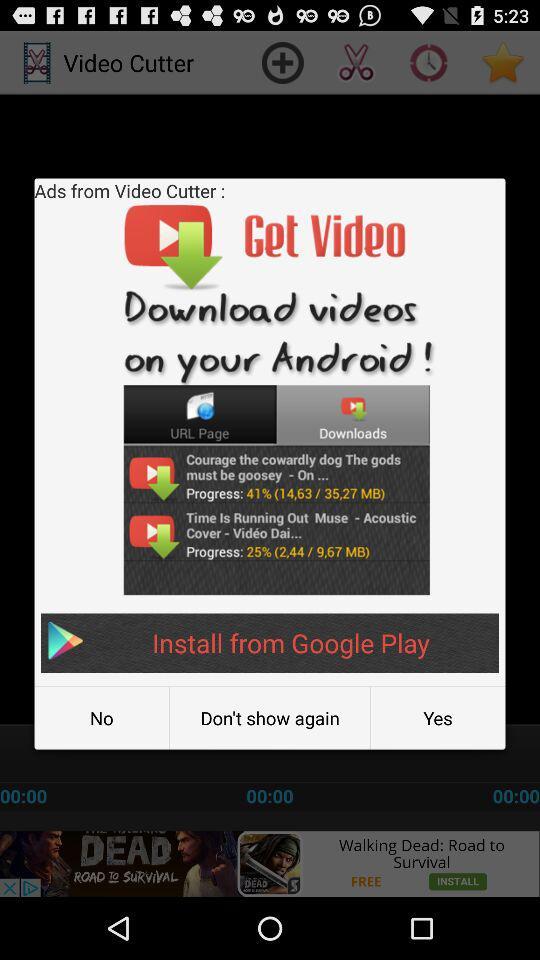 The height and width of the screenshot is (960, 540). Describe the element at coordinates (270, 642) in the screenshot. I see `the icon above no icon` at that location.